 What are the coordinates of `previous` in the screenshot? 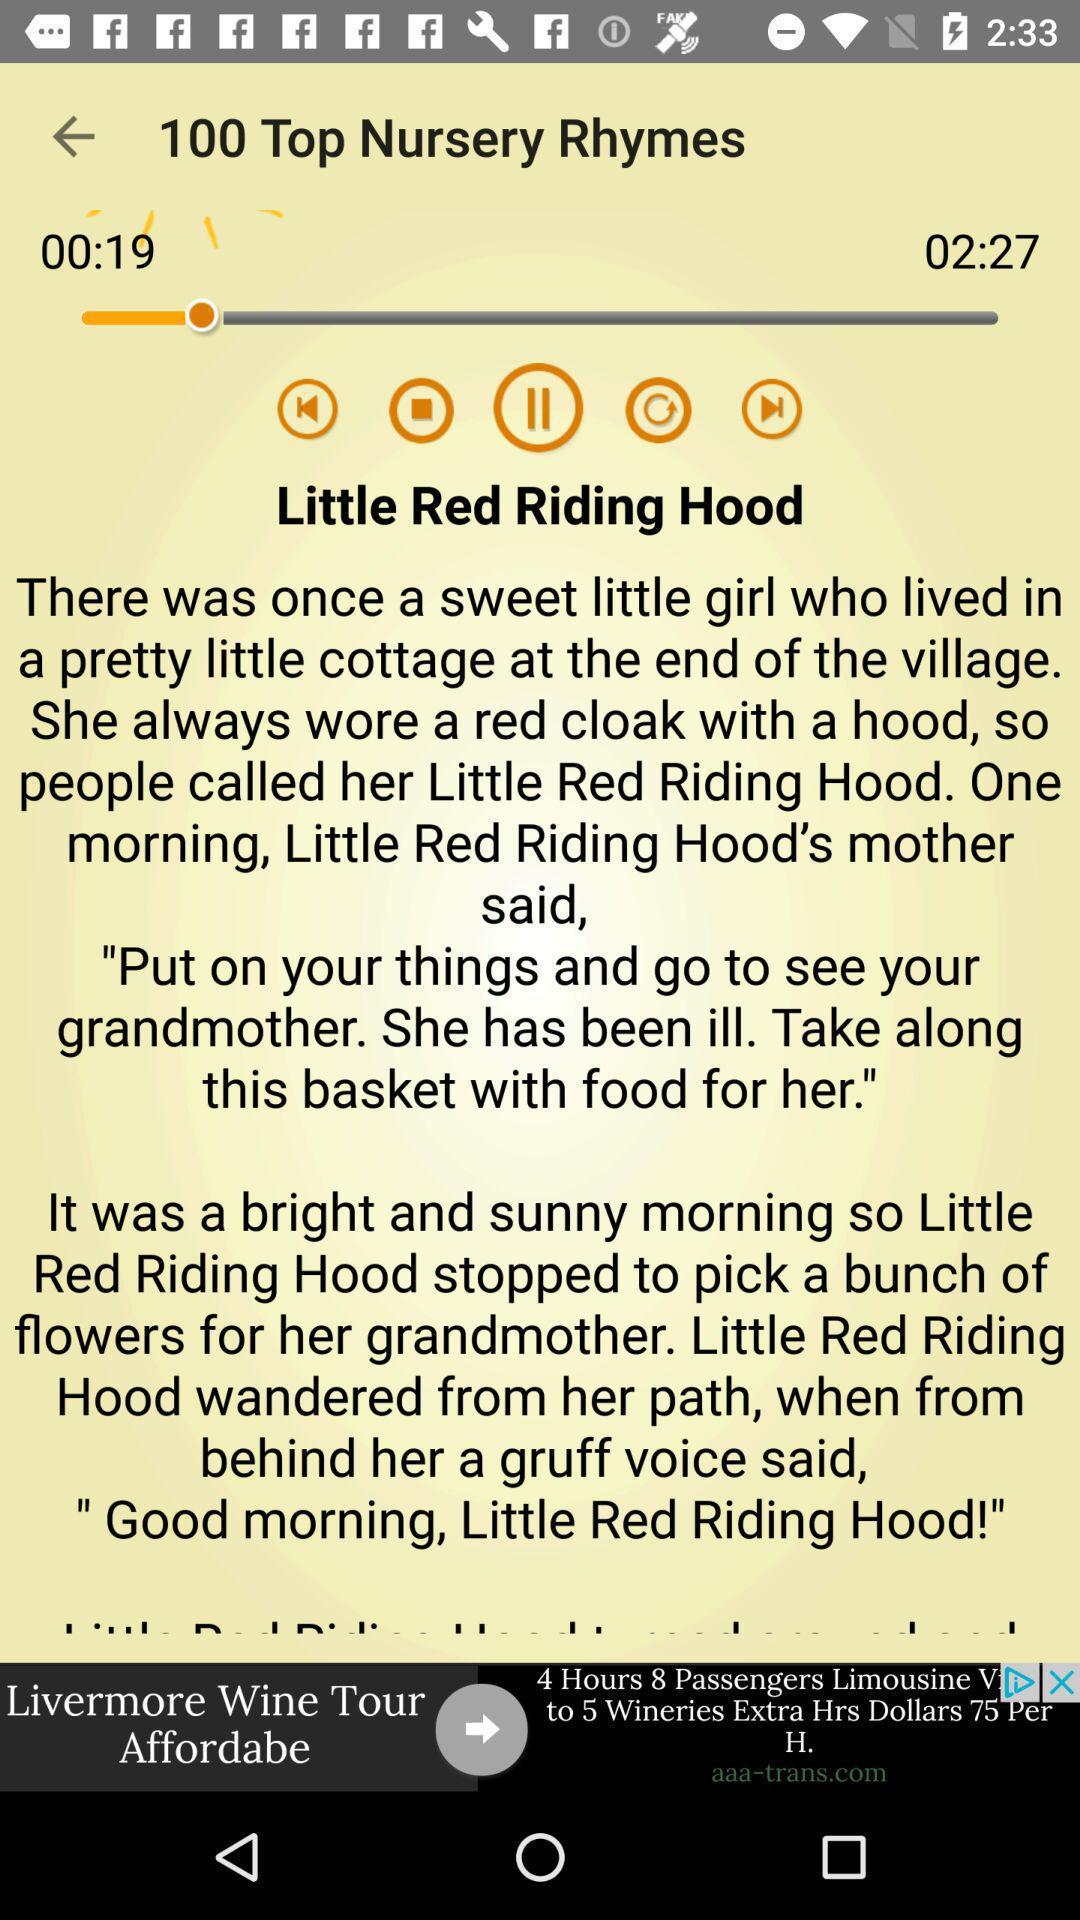 It's located at (308, 409).